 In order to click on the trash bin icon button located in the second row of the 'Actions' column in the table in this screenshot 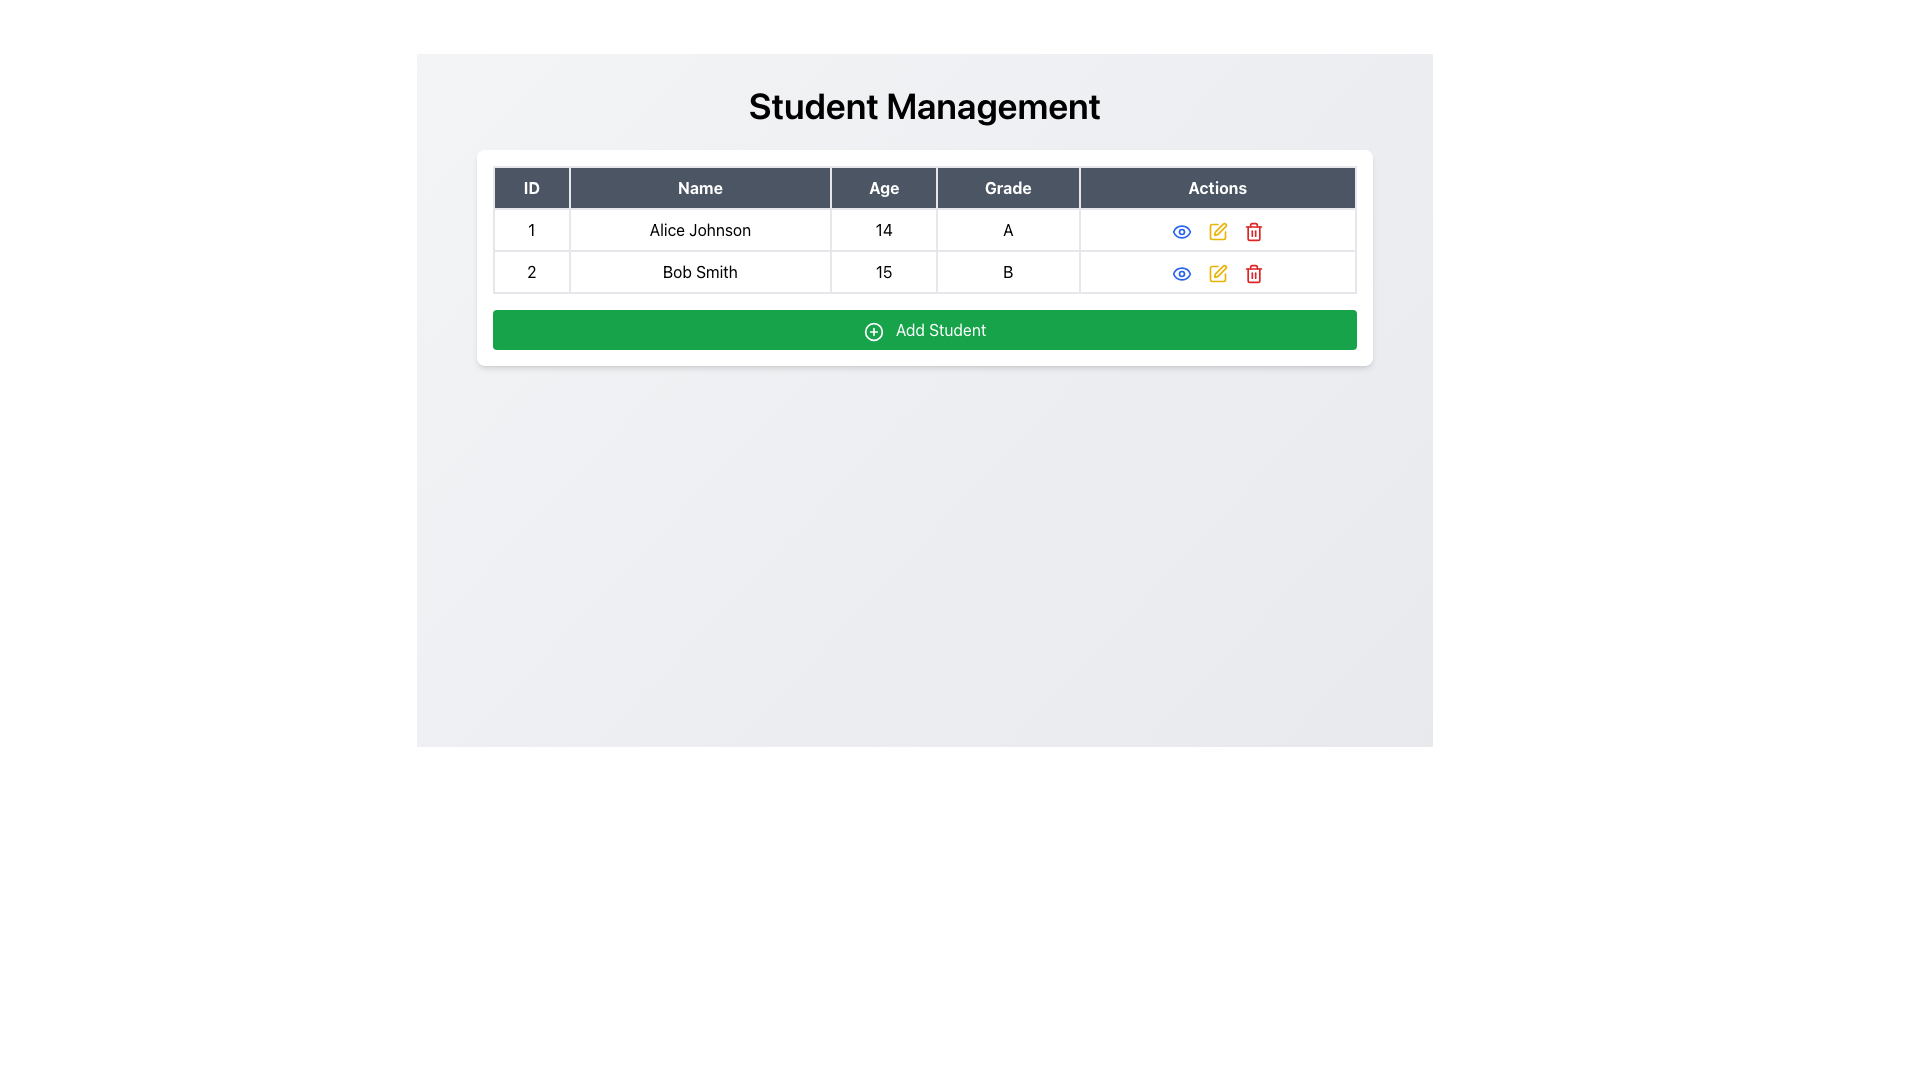, I will do `click(1252, 273)`.